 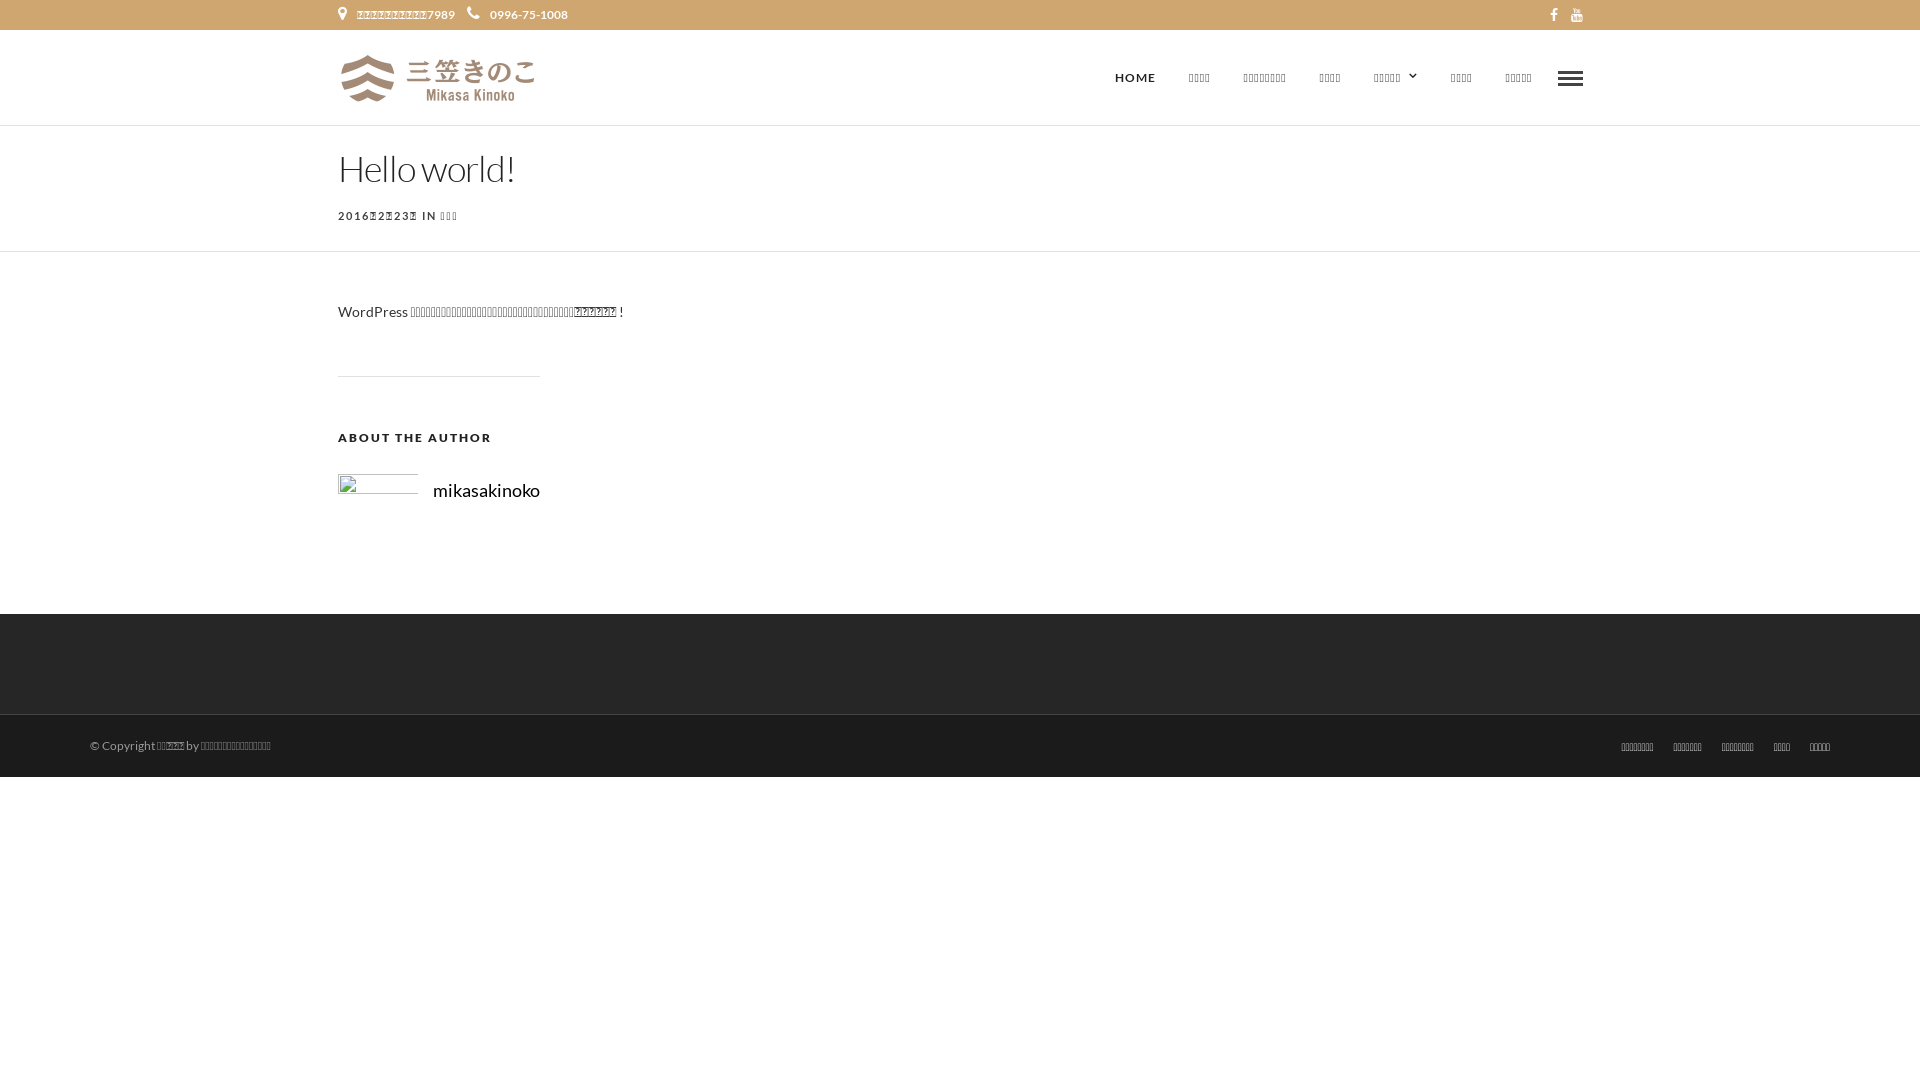 I want to click on 'HOME', so click(x=1098, y=77).